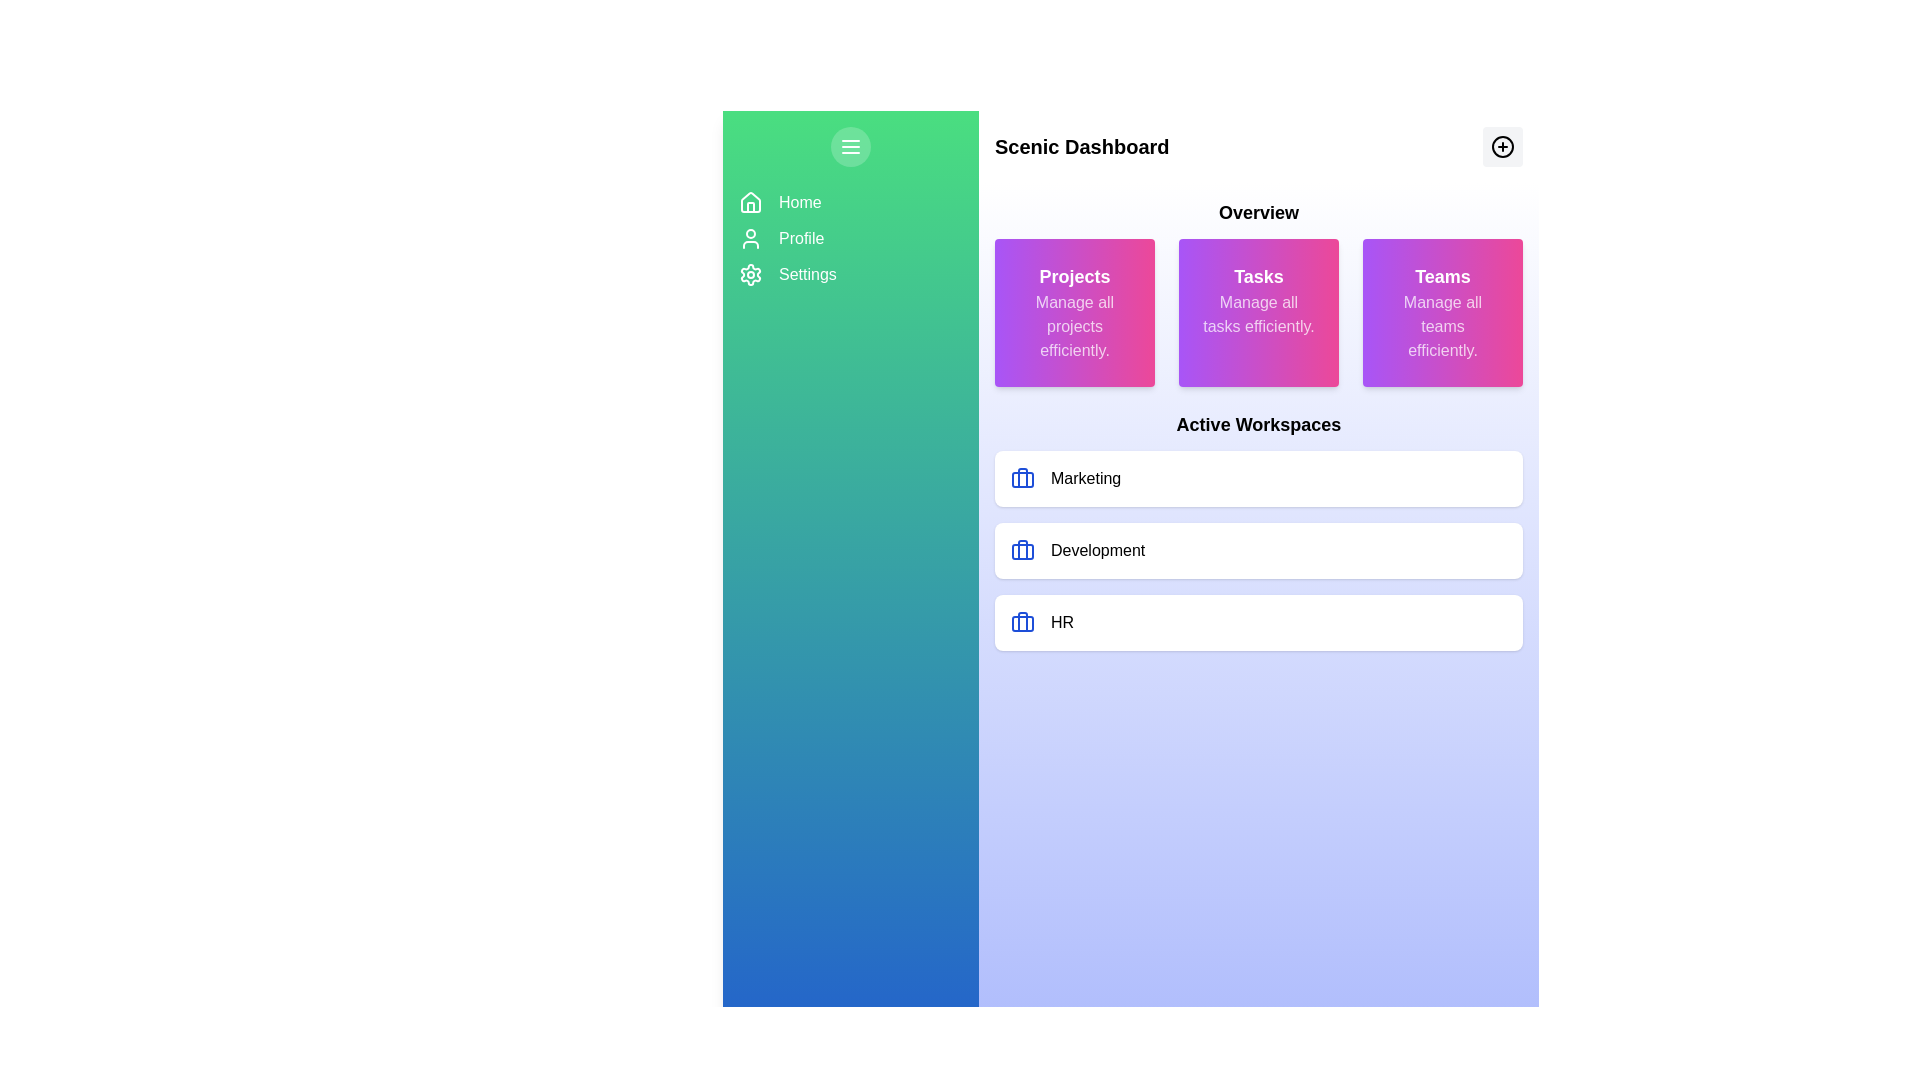 The image size is (1920, 1080). What do you see at coordinates (1022, 623) in the screenshot?
I see `the business icon represented by a blue rectangle with rounded corners, located in the third card under the Active Workspaces section, aligned horizontally with the 'HR' label` at bounding box center [1022, 623].